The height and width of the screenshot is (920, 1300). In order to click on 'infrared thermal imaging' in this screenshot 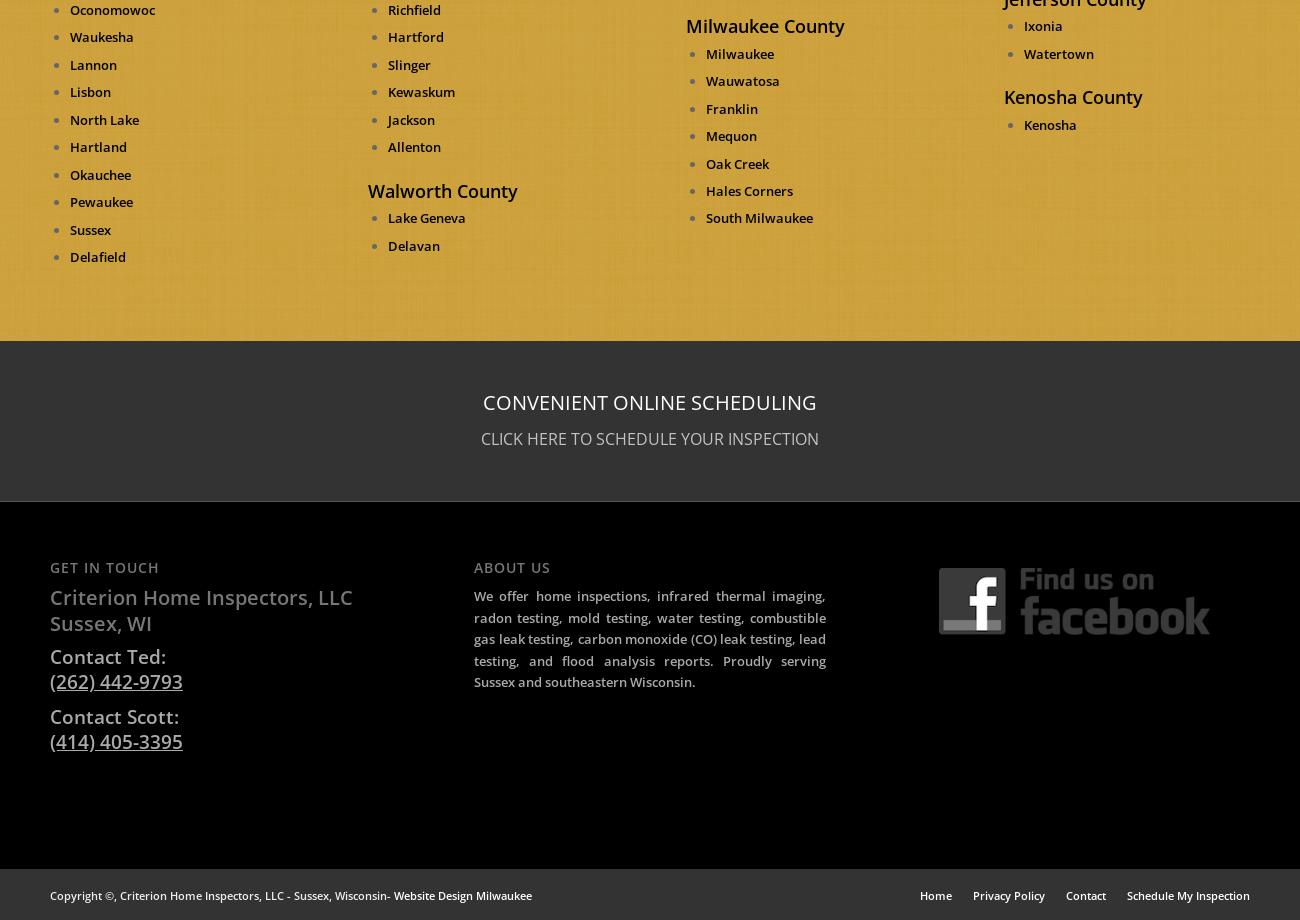, I will do `click(656, 594)`.